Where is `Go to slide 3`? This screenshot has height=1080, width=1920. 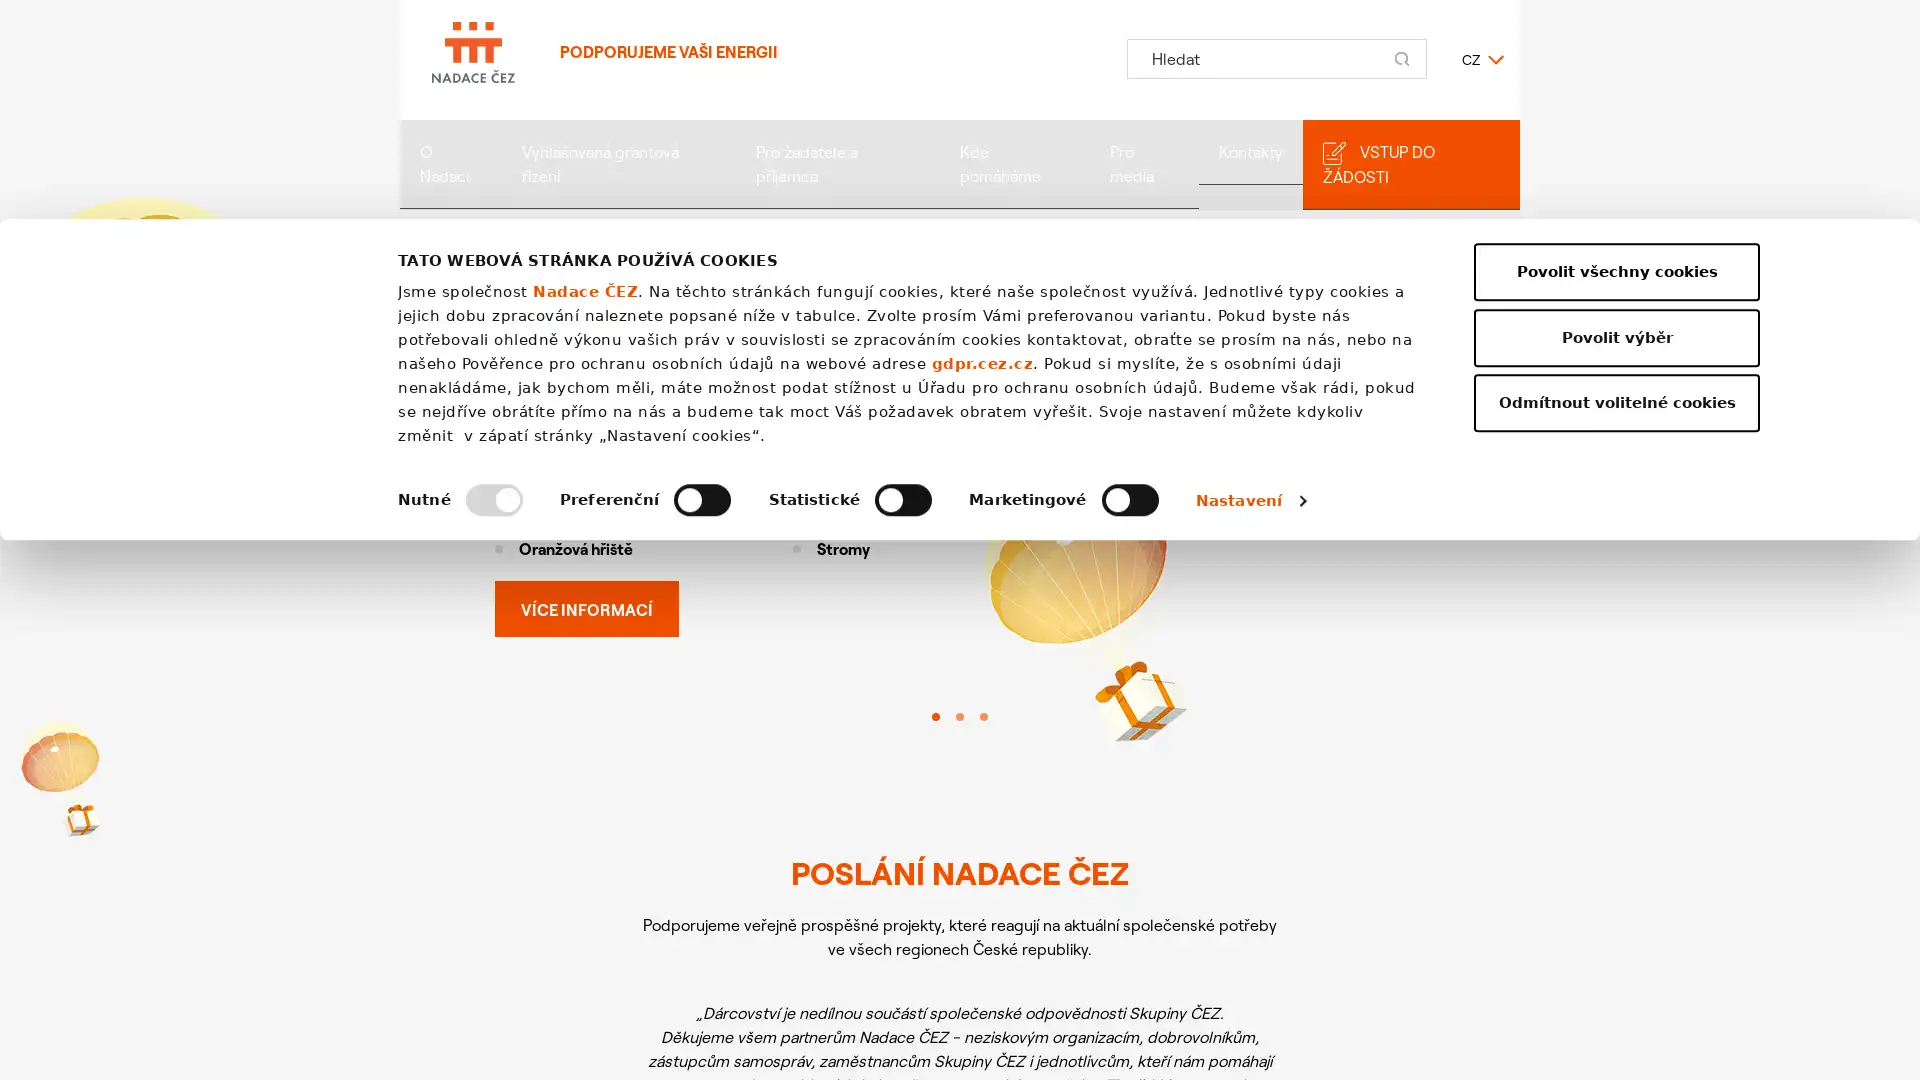 Go to slide 3 is located at coordinates (983, 715).